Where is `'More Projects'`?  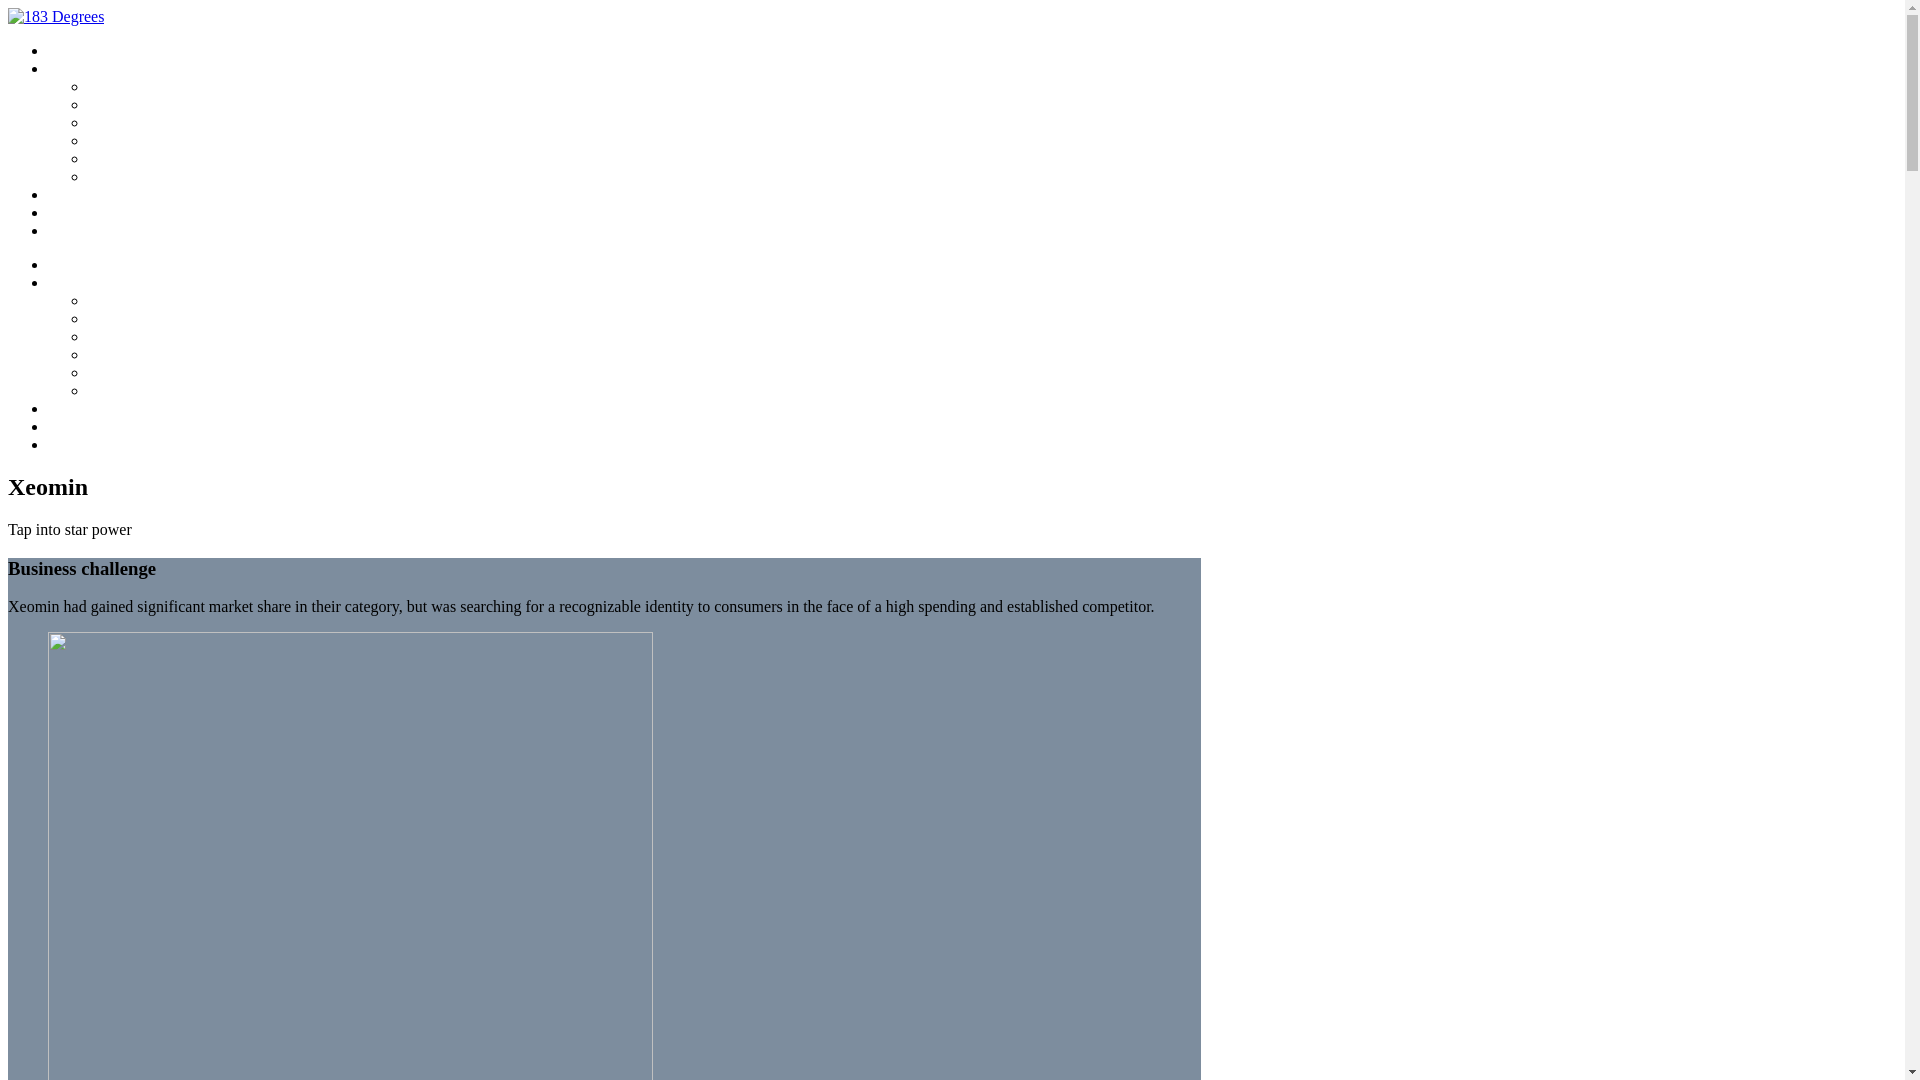
'More Projects' is located at coordinates (89, 407).